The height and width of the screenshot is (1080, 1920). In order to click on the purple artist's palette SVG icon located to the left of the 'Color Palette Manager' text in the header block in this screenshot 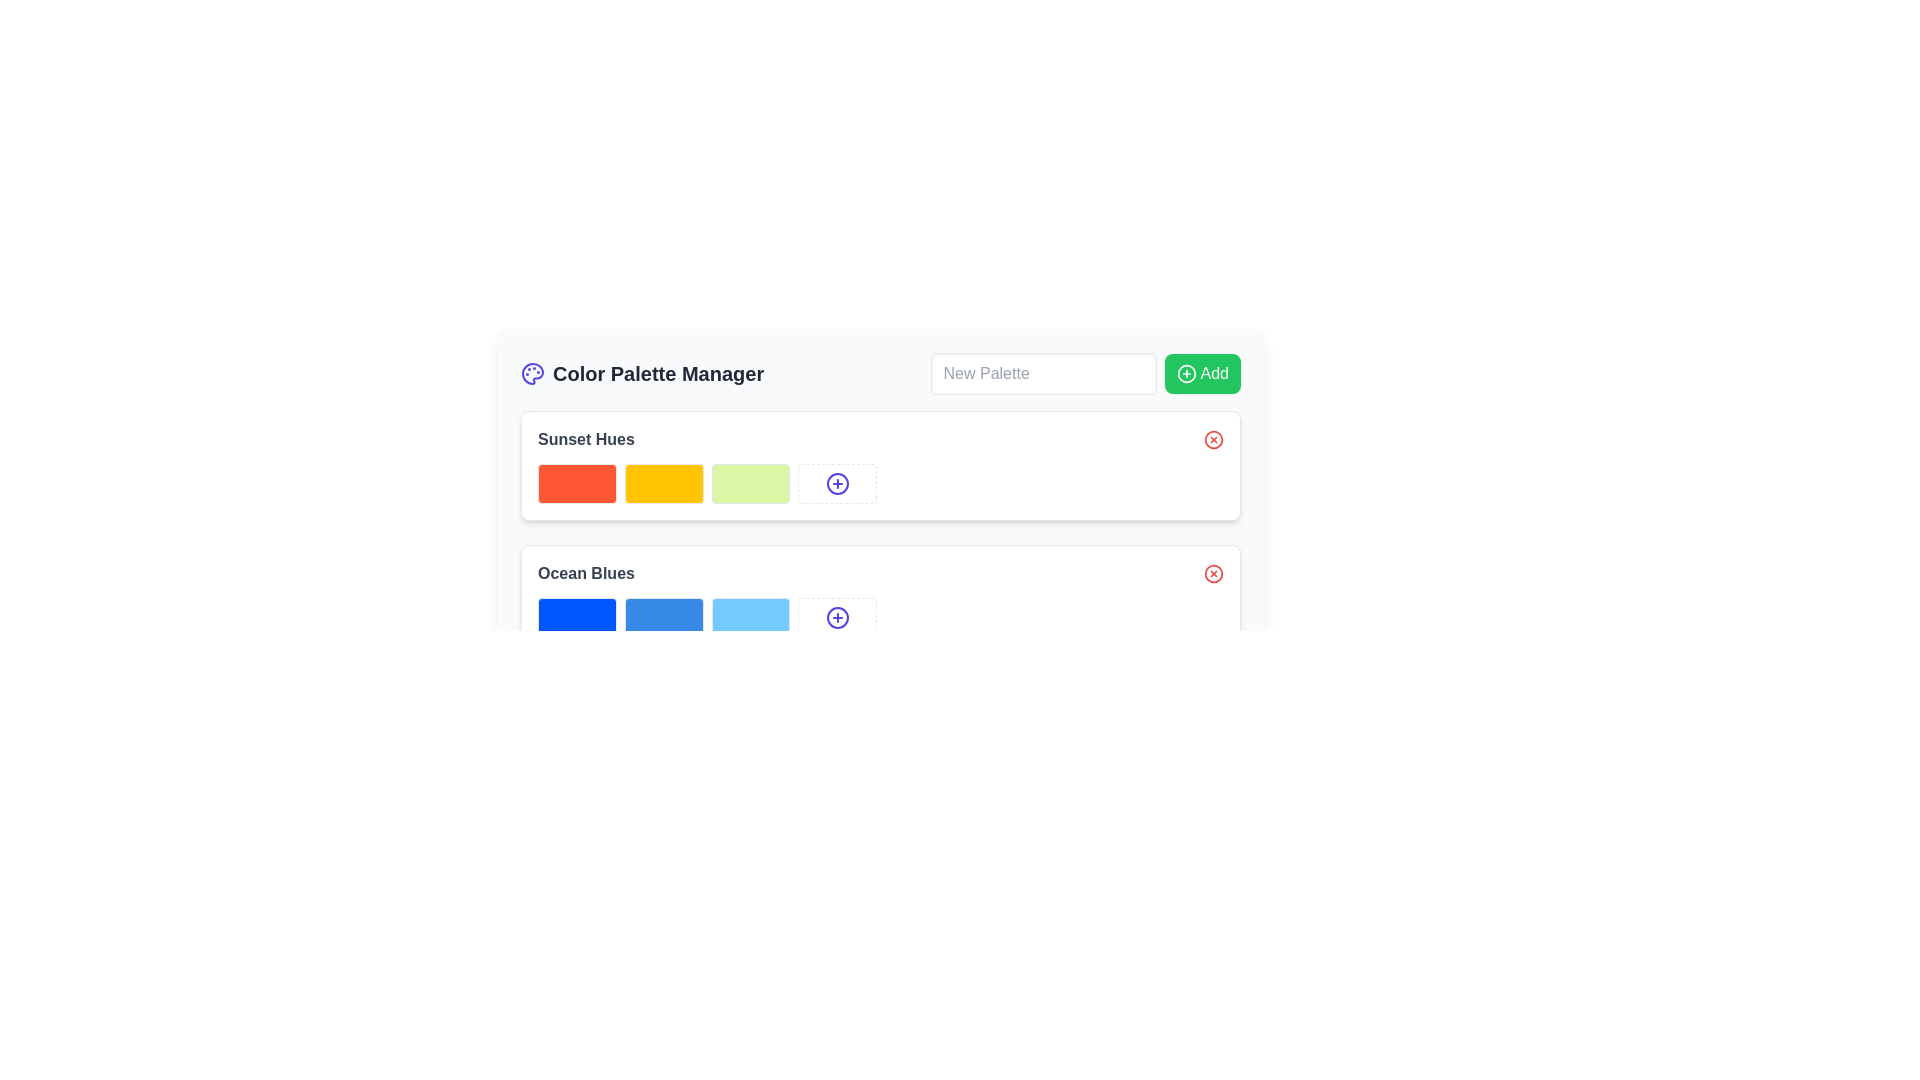, I will do `click(532, 374)`.